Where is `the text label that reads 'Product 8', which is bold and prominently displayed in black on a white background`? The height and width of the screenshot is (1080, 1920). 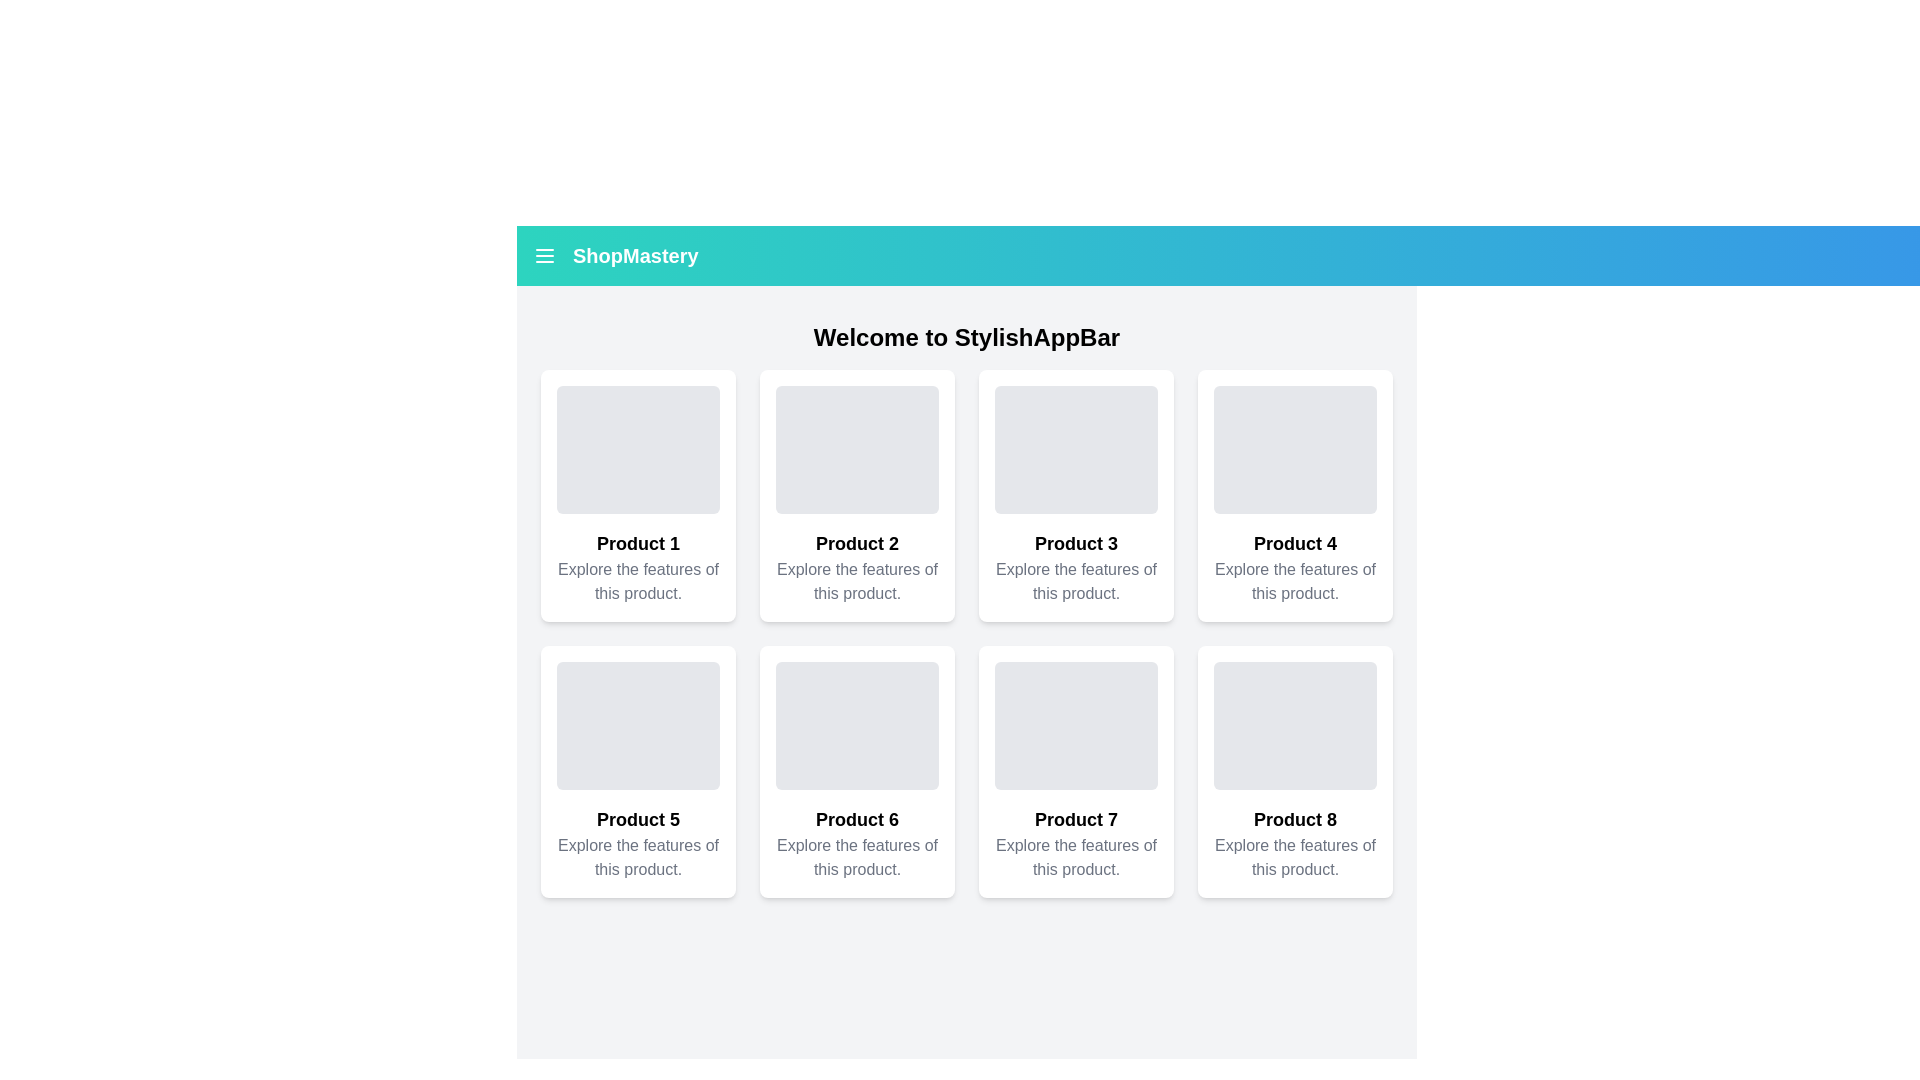 the text label that reads 'Product 8', which is bold and prominently displayed in black on a white background is located at coordinates (1295, 820).